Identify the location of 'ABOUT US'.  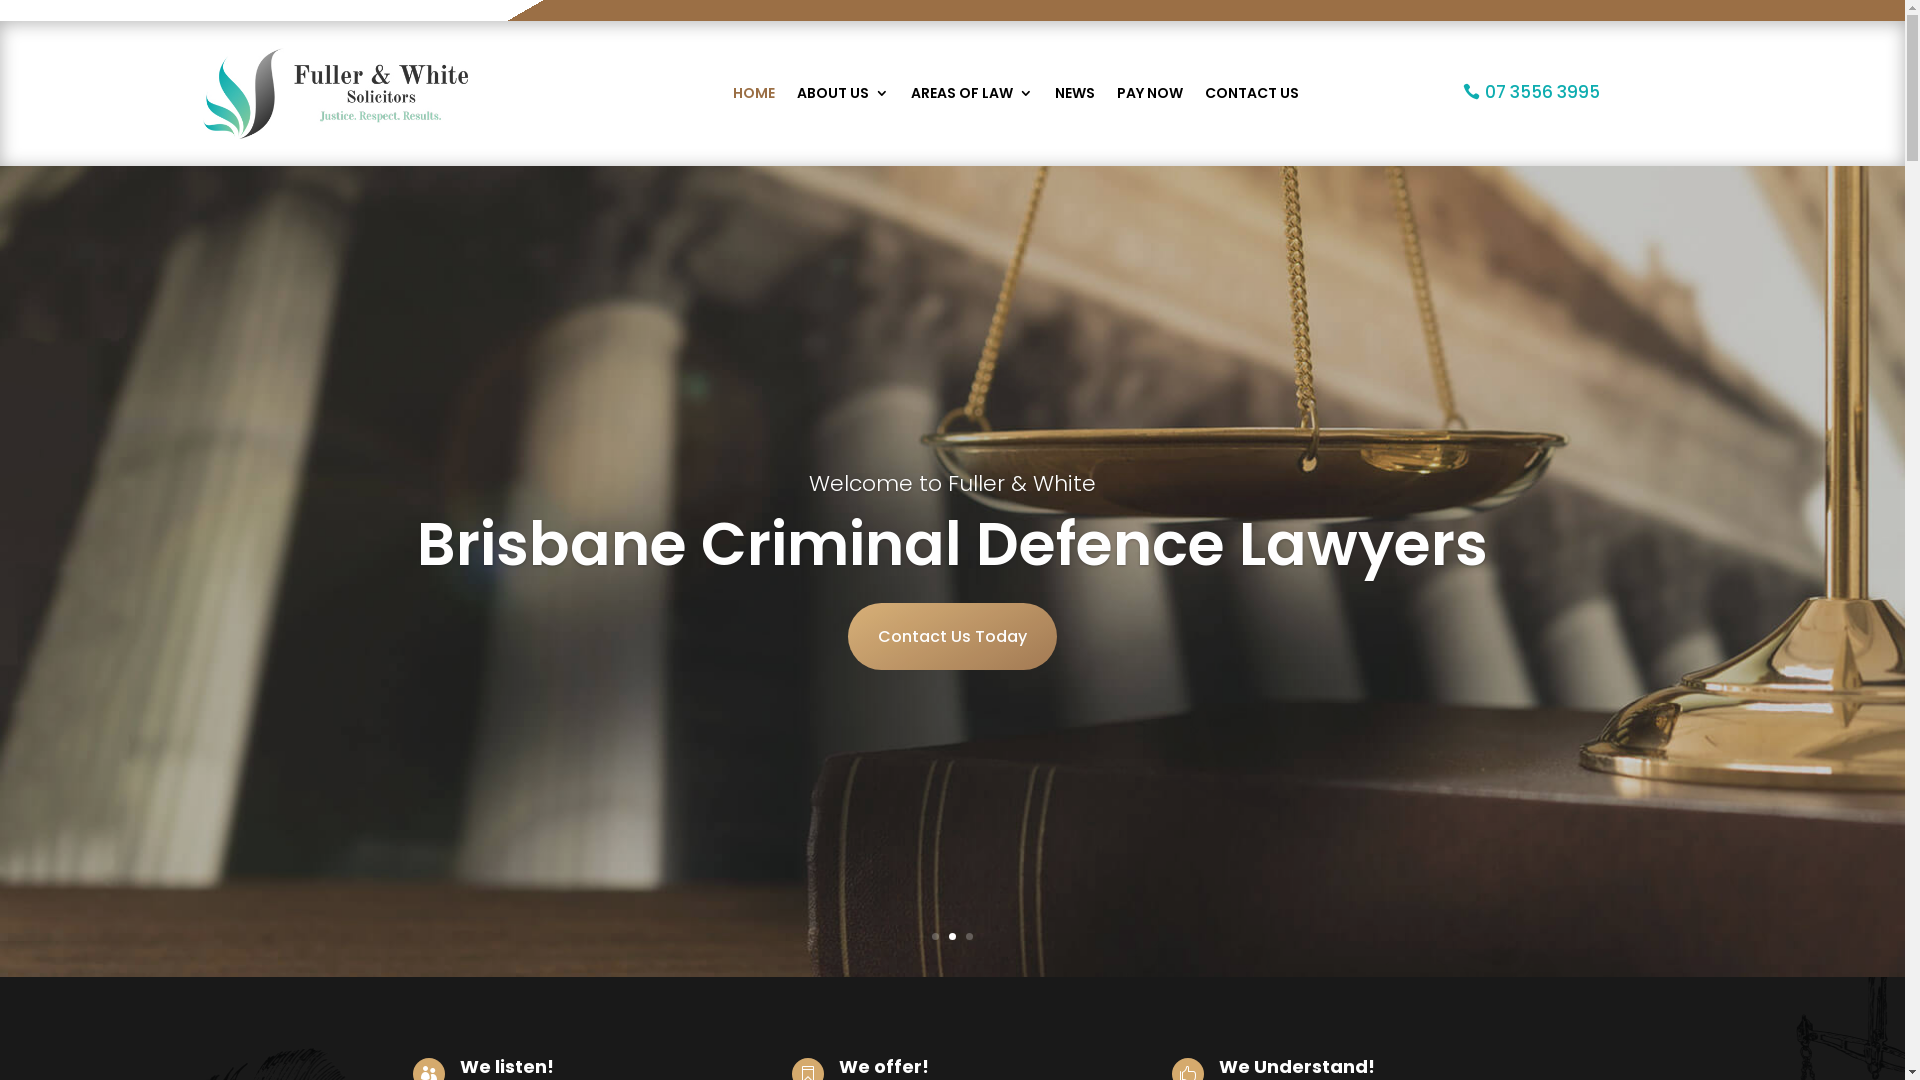
(841, 93).